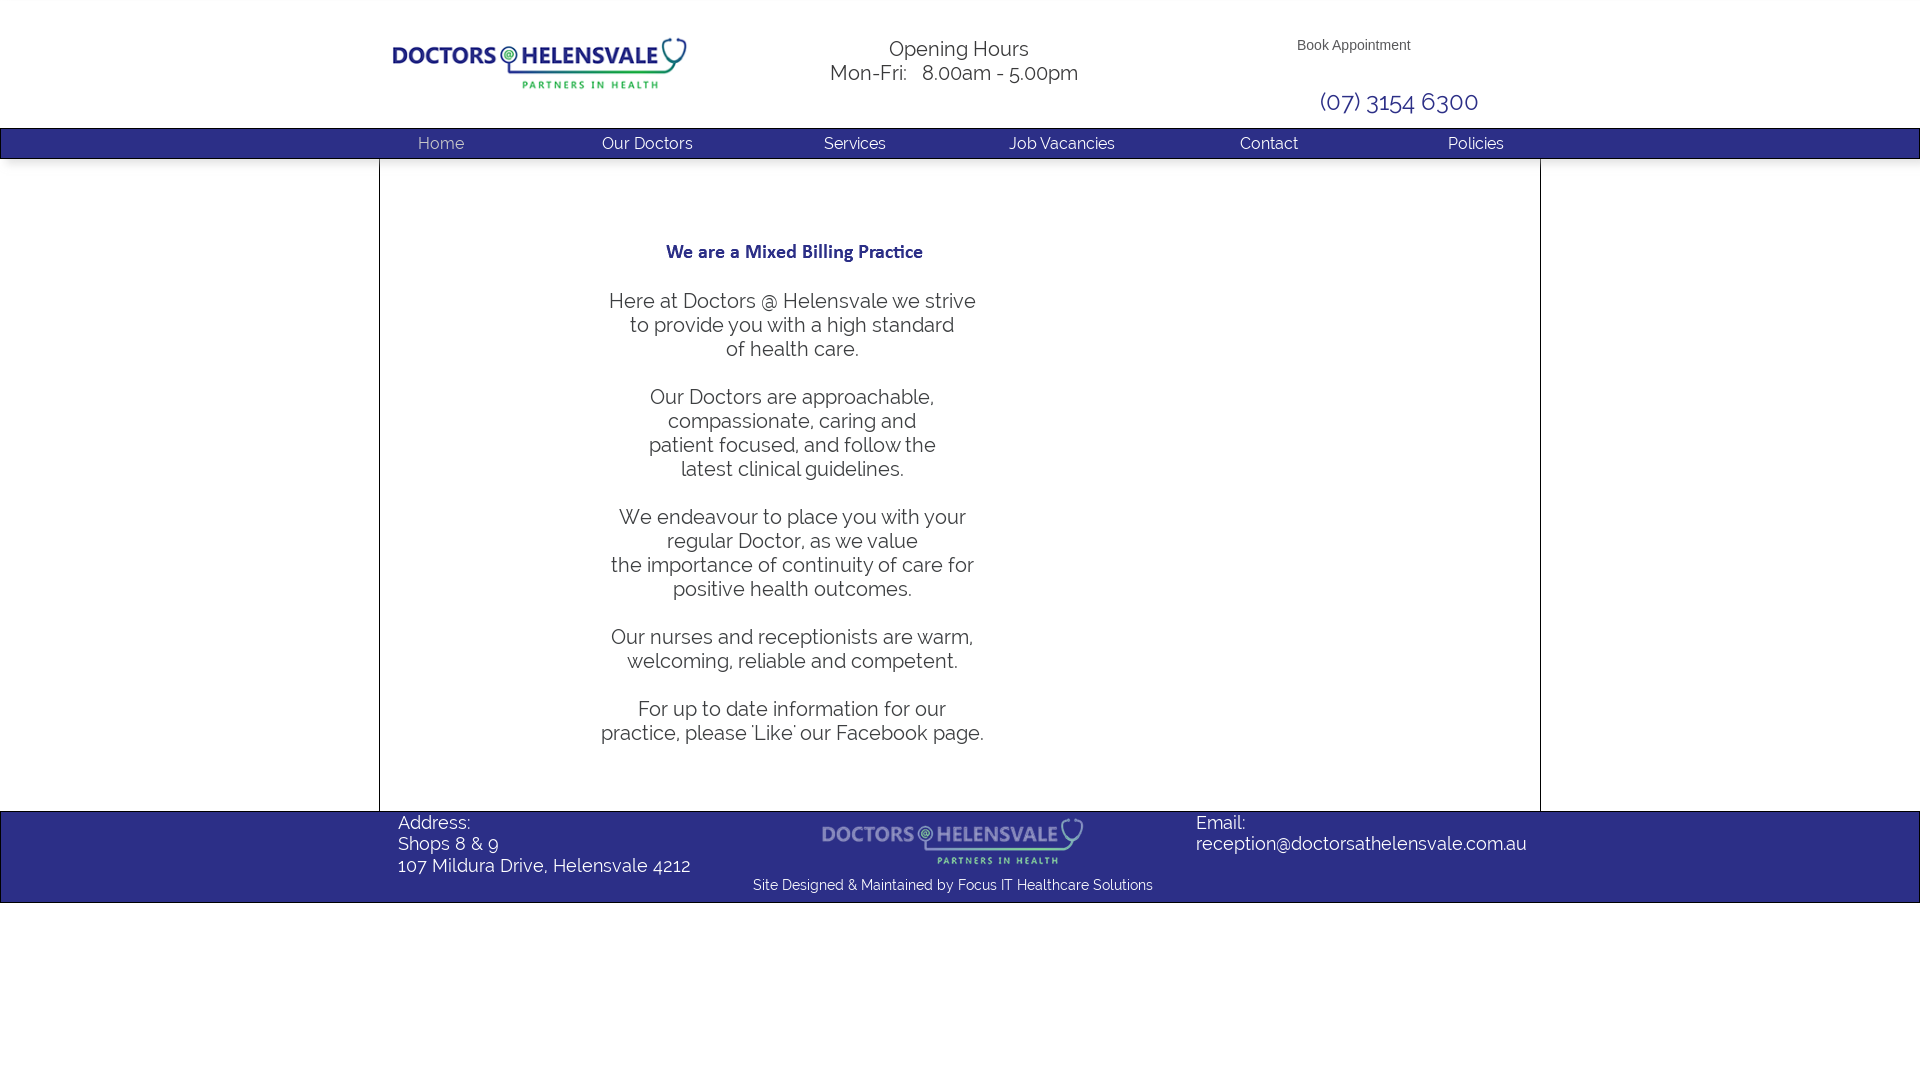 The width and height of the screenshot is (1920, 1080). What do you see at coordinates (647, 142) in the screenshot?
I see `'Our Doctors'` at bounding box center [647, 142].